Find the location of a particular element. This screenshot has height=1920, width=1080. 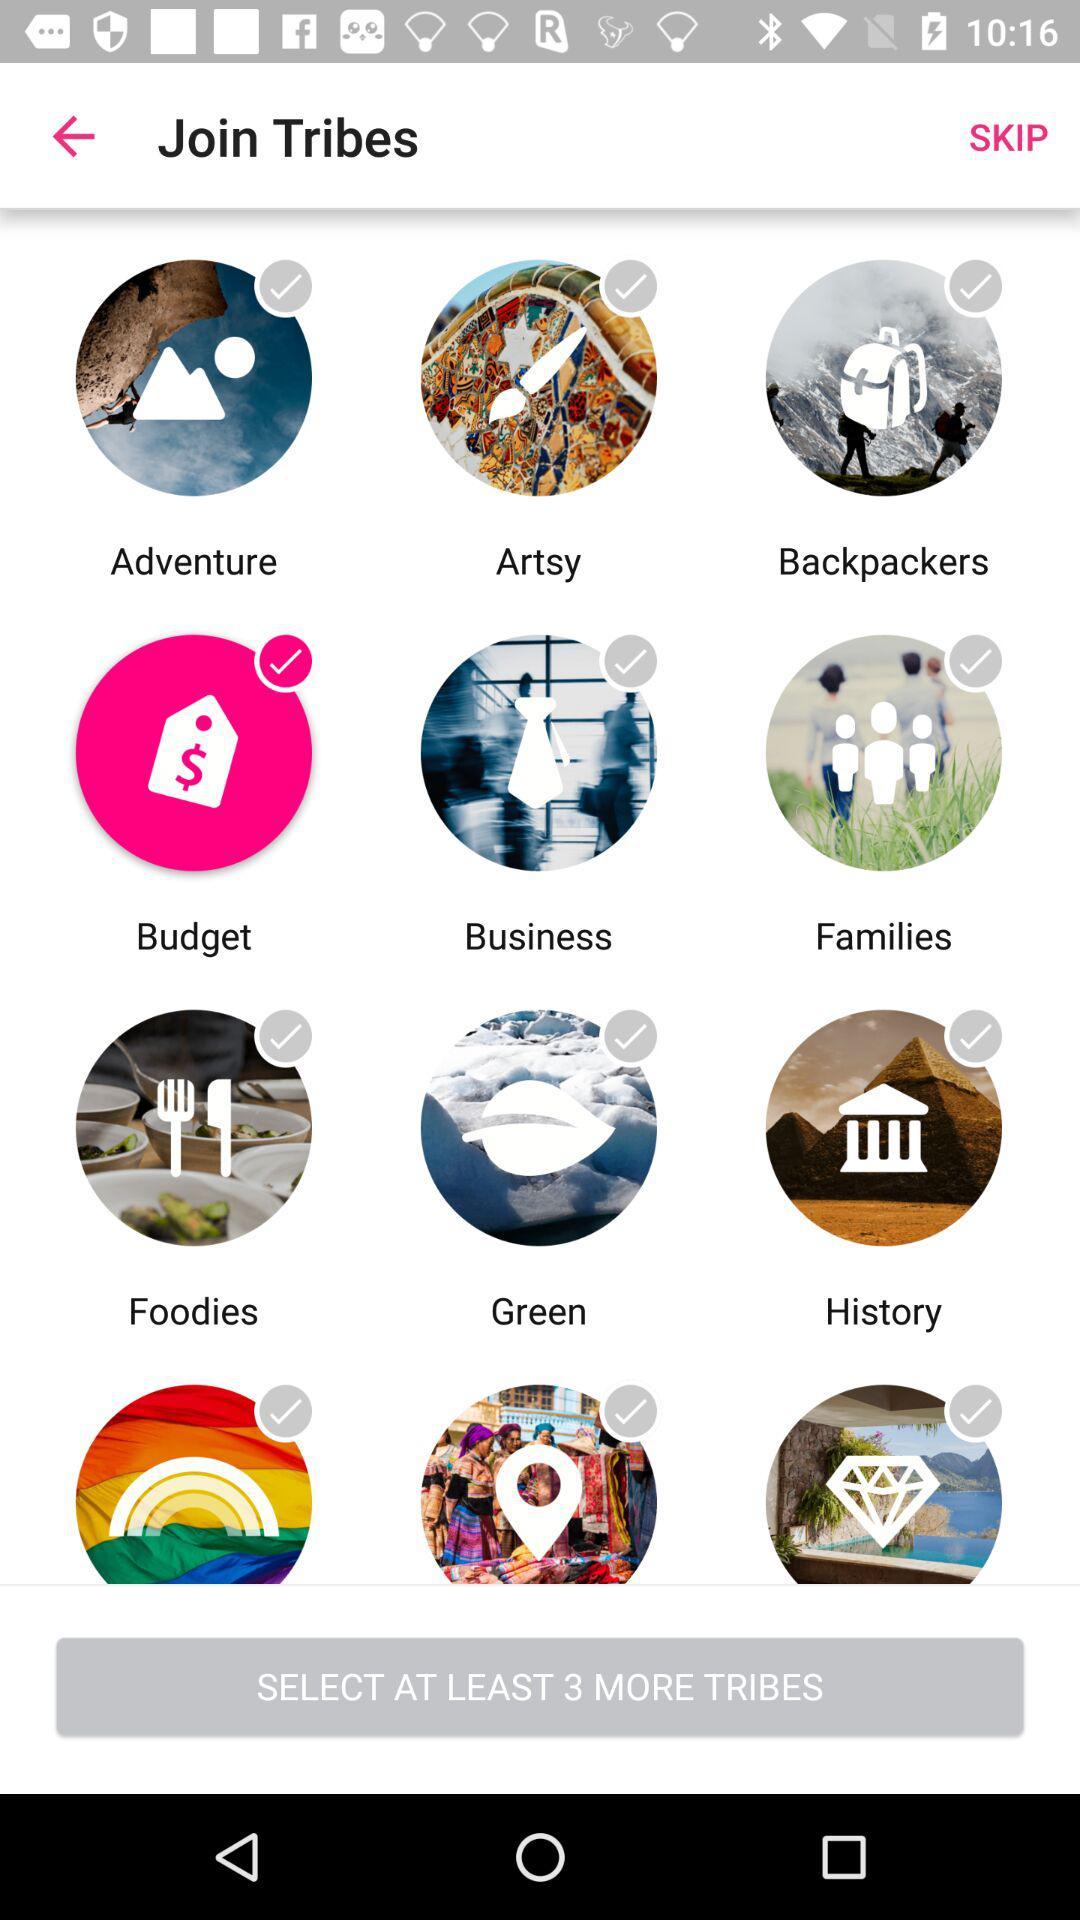

press for green is located at coordinates (537, 1459).